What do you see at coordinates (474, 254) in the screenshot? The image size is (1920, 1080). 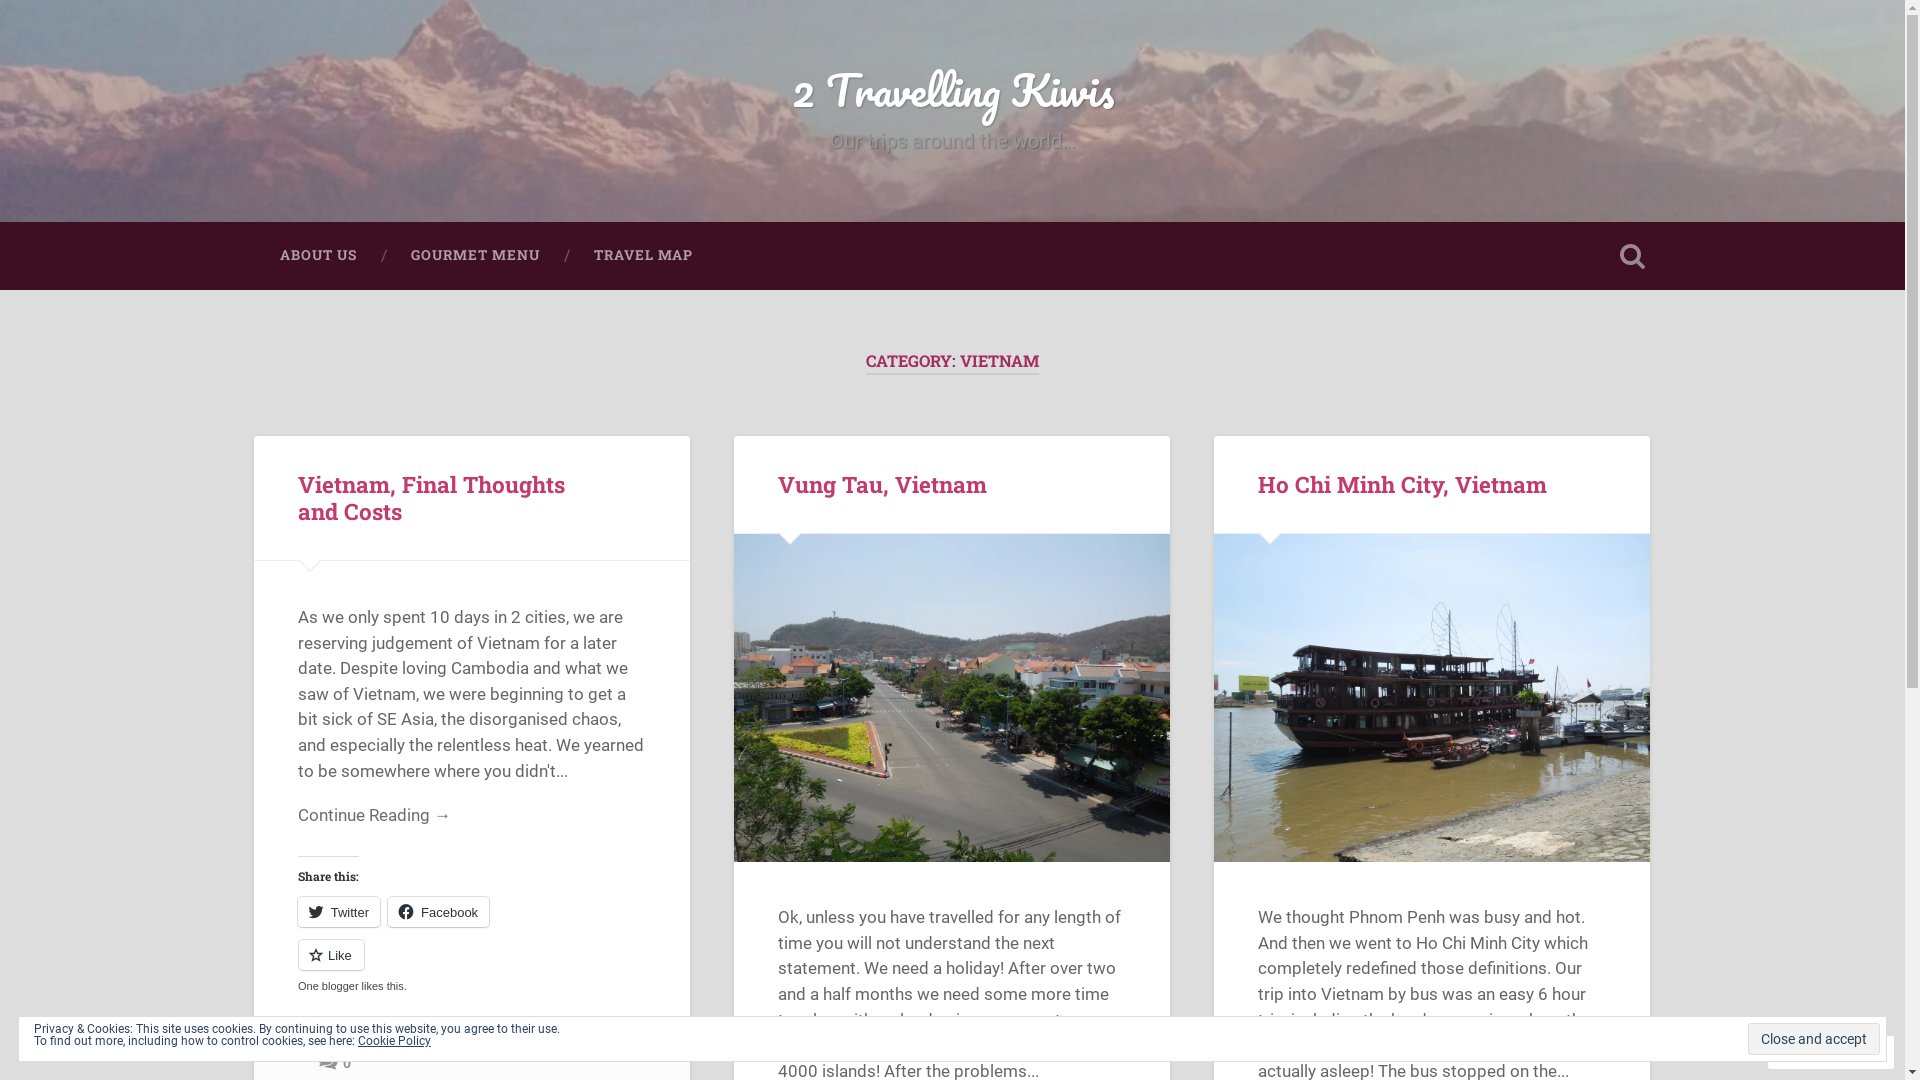 I see `'GOURMET MENU'` at bounding box center [474, 254].